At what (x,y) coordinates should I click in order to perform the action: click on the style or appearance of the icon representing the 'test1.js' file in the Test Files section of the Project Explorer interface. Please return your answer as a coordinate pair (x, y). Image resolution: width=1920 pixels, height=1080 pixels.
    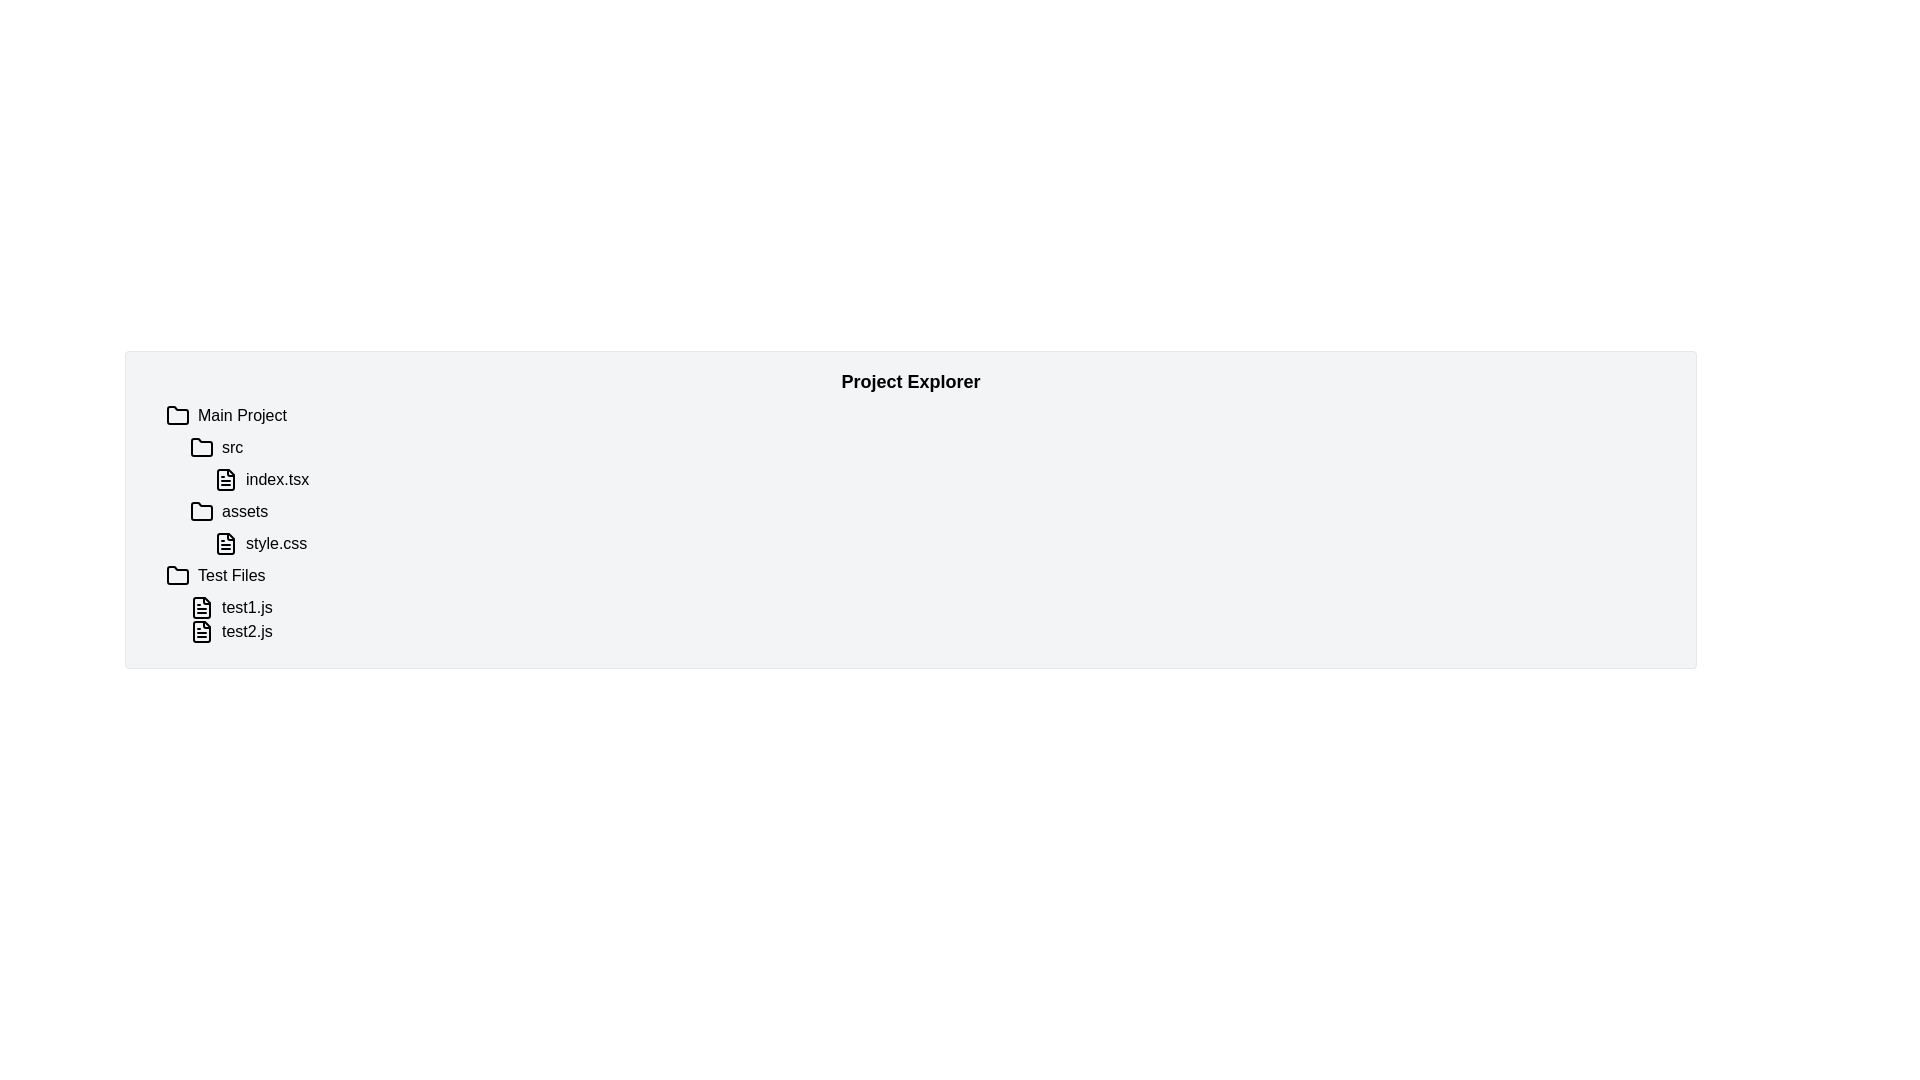
    Looking at the image, I should click on (201, 607).